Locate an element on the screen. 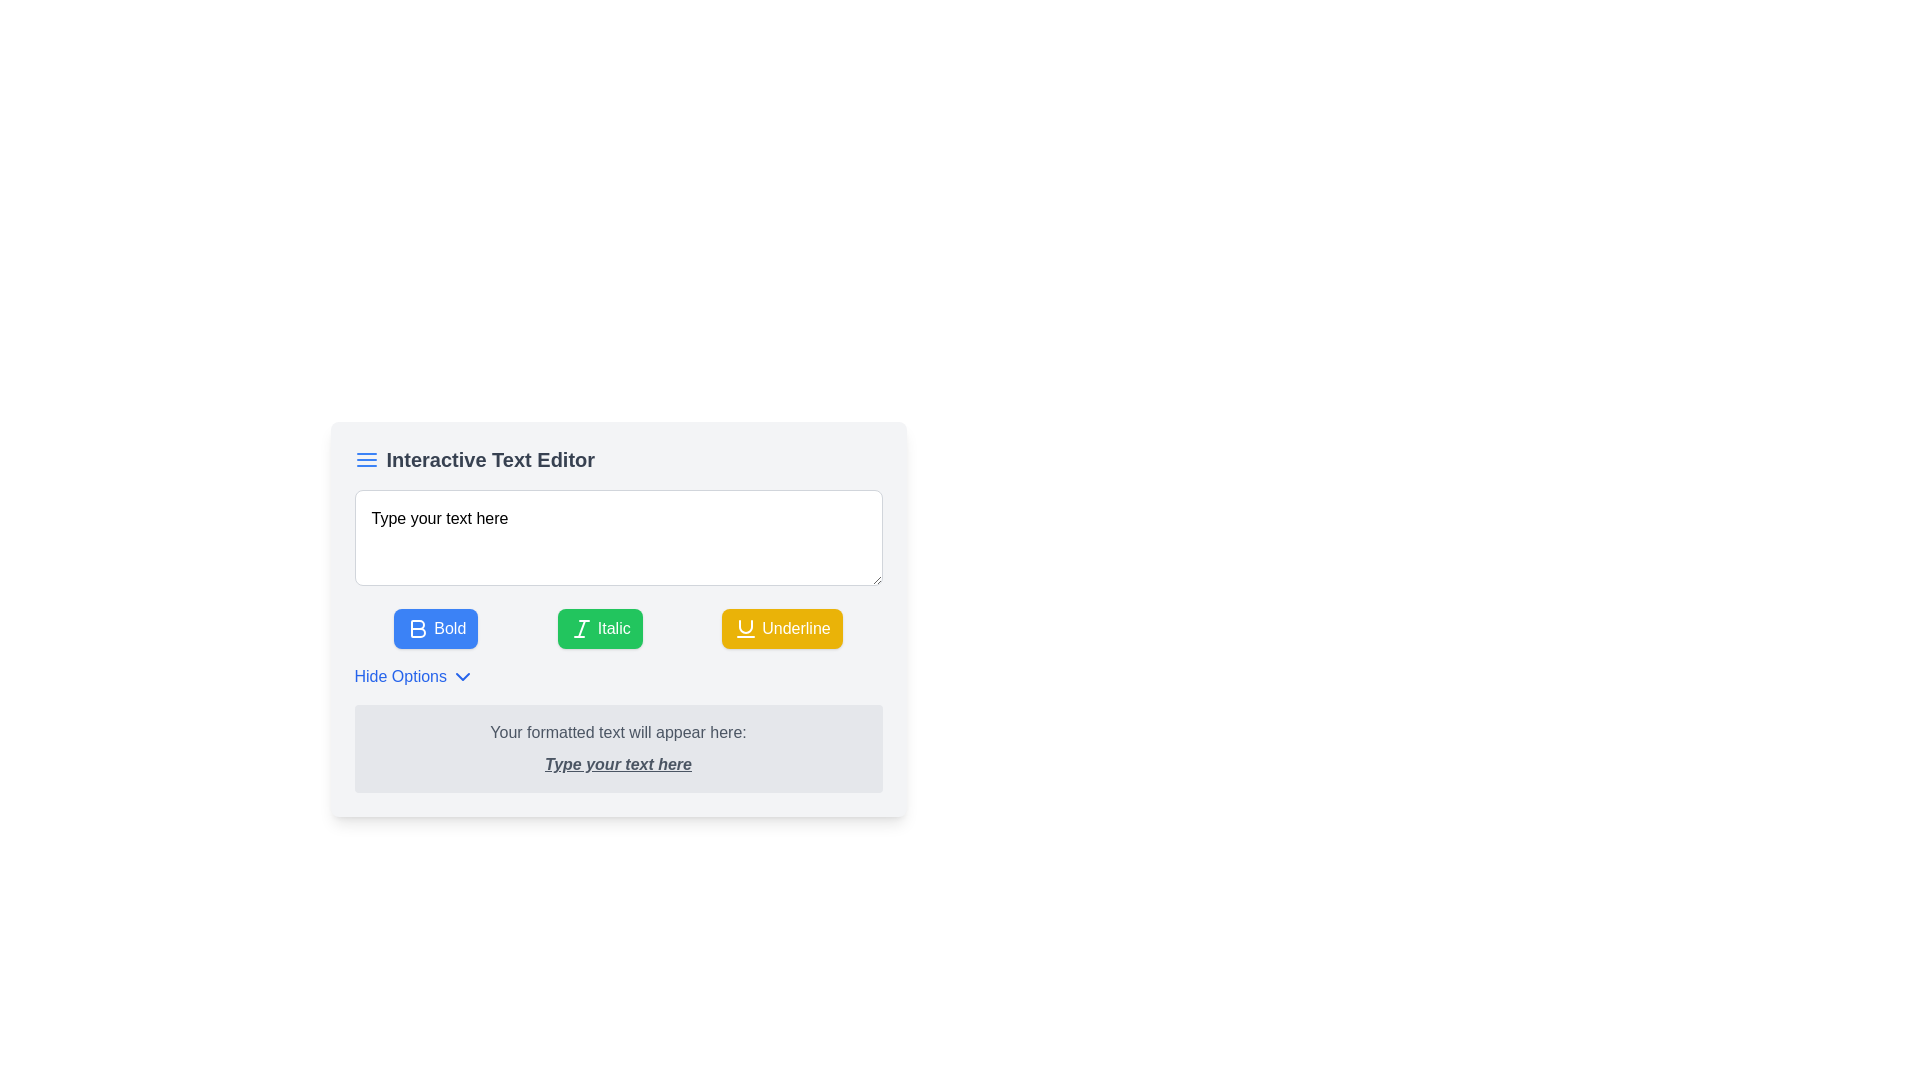 The image size is (1920, 1080). the bold icon on the left side of the blue button labeled 'Bold' is located at coordinates (417, 627).